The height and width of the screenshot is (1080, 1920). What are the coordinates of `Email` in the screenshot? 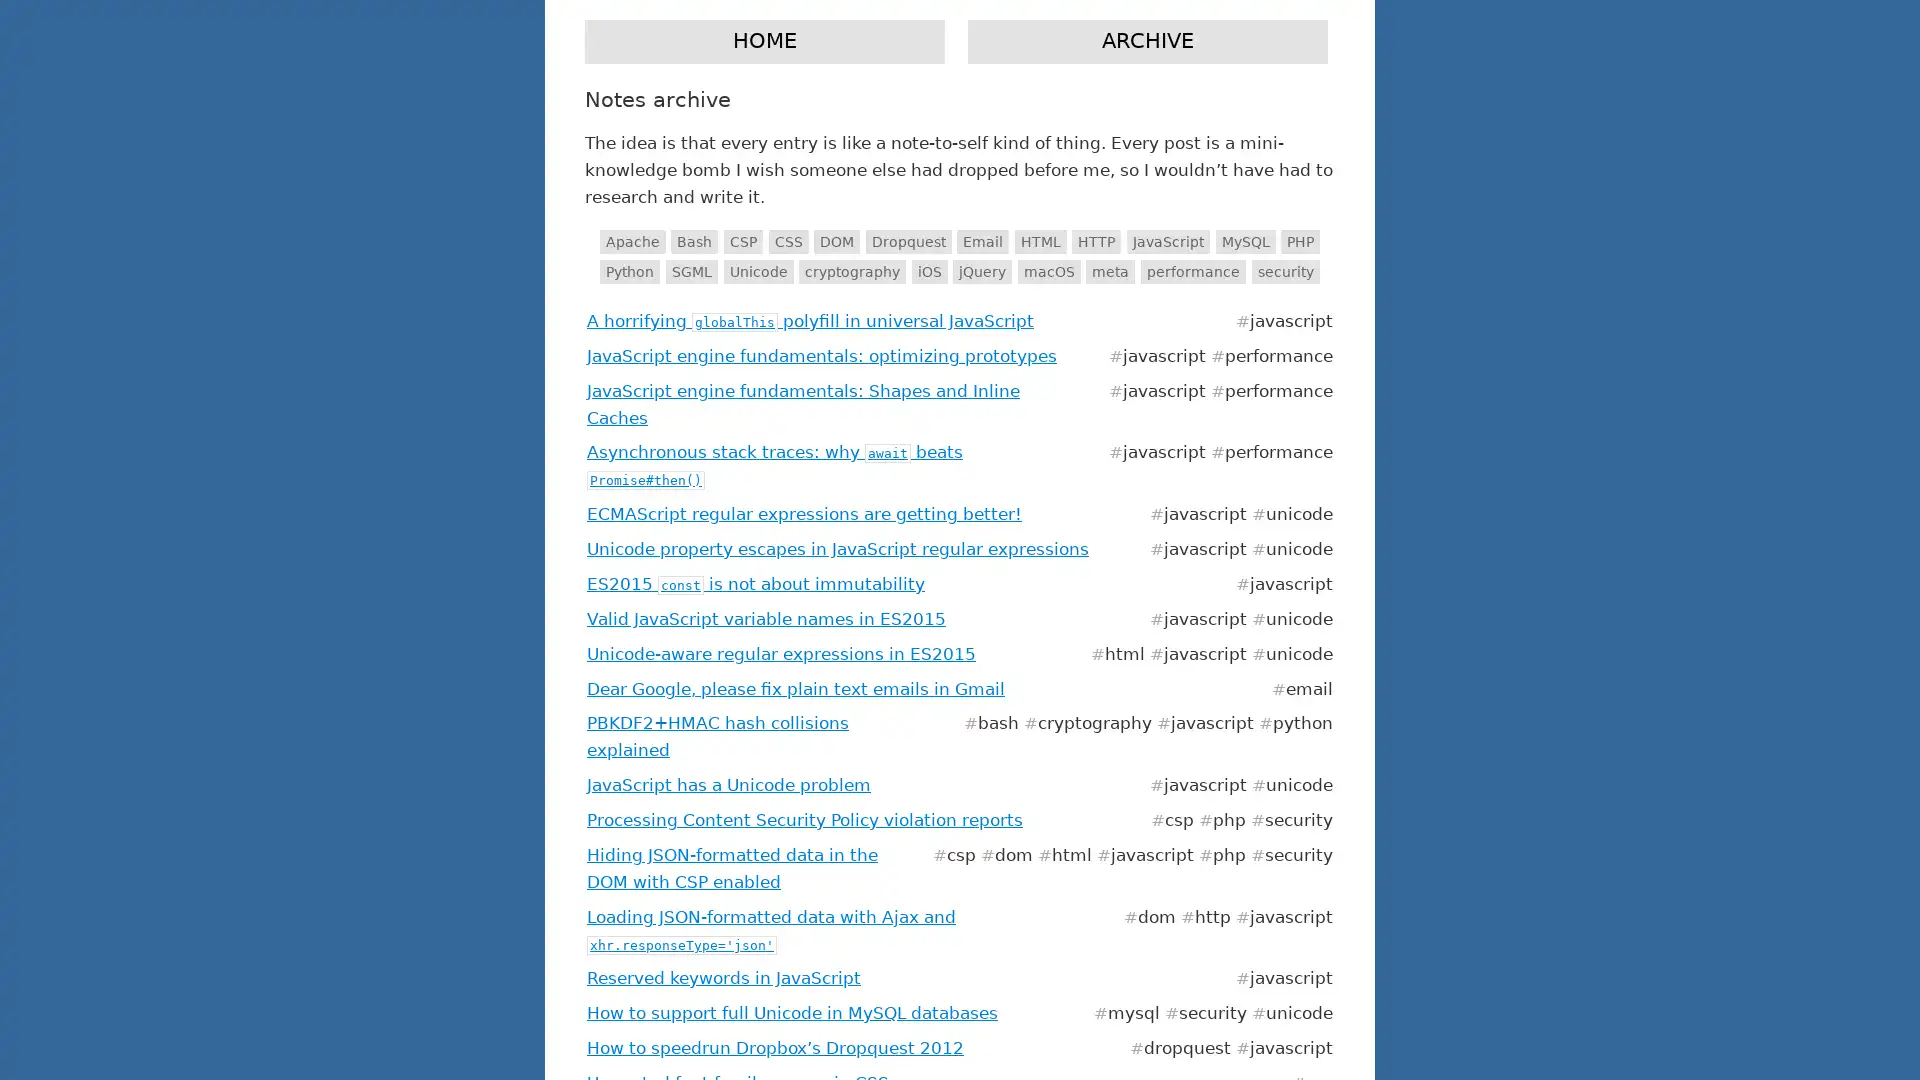 It's located at (983, 241).